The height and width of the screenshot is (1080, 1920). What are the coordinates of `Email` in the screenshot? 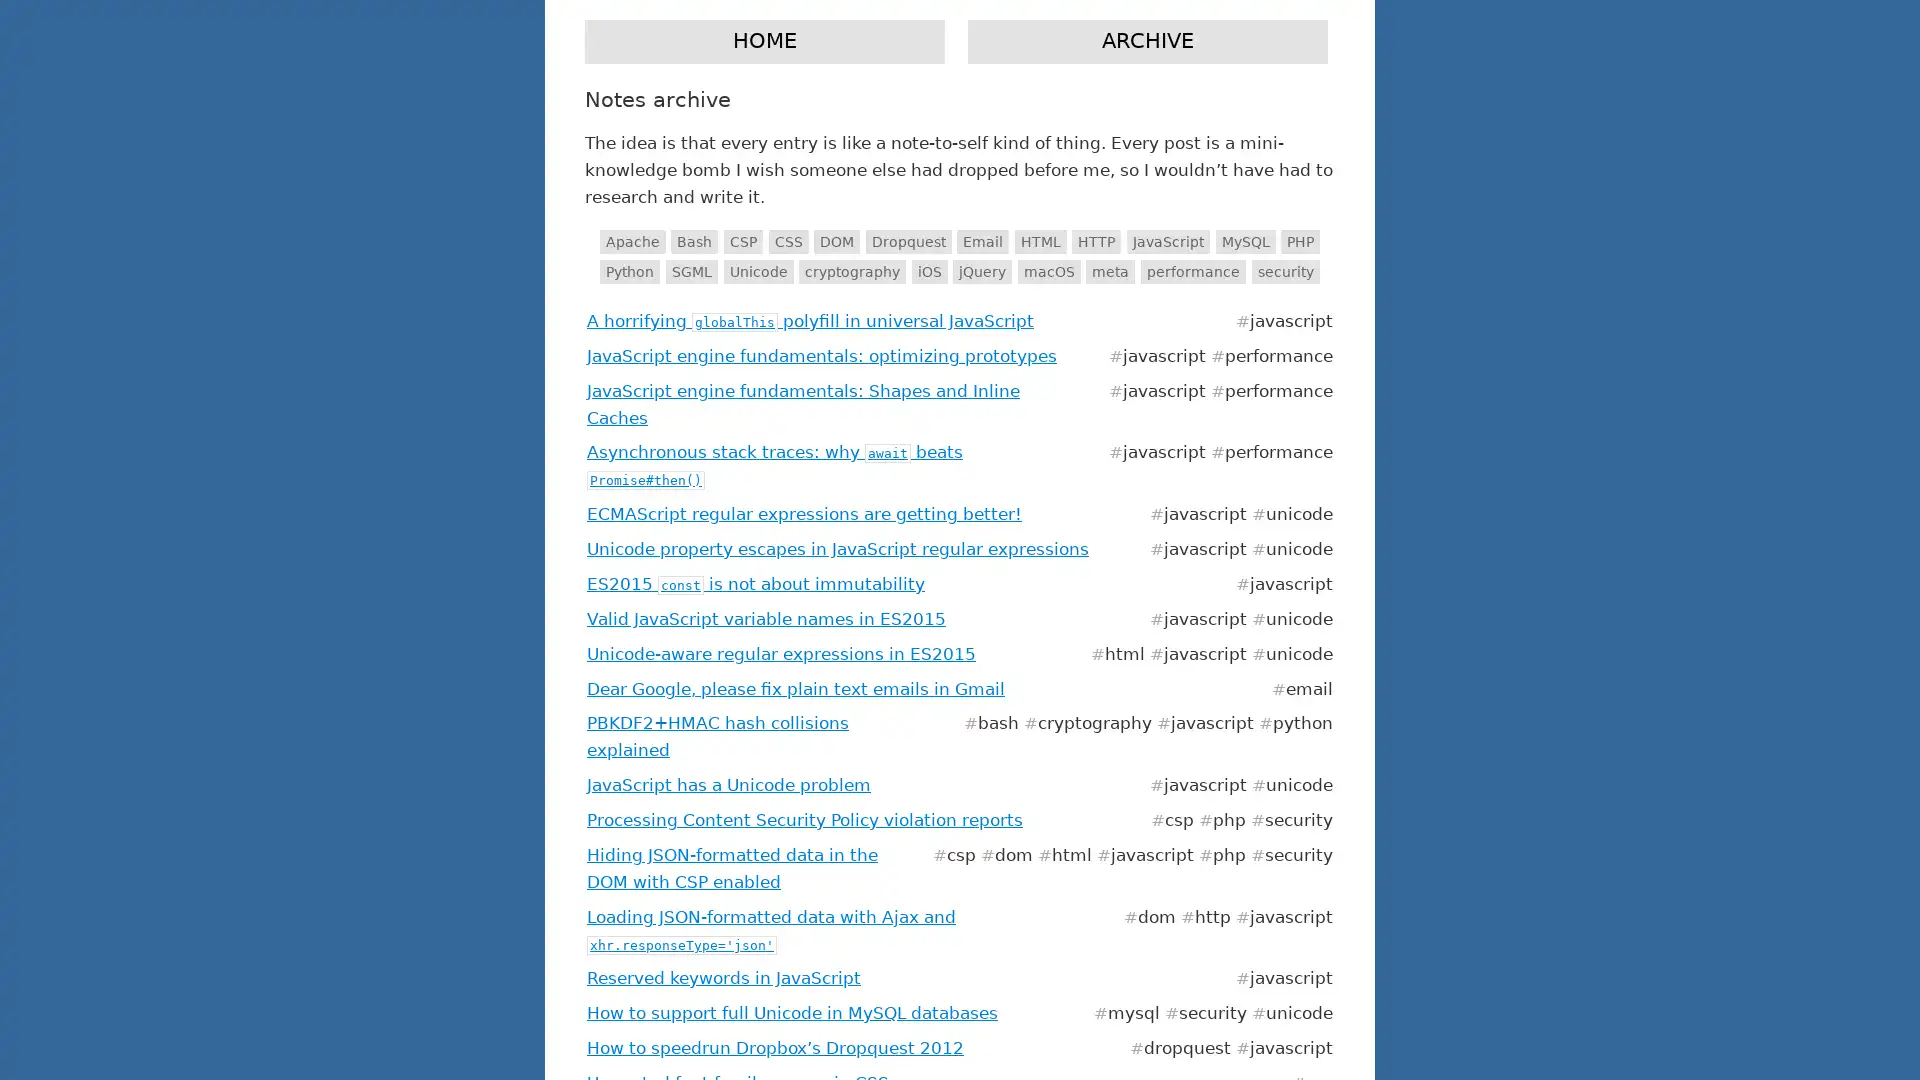 It's located at (983, 241).